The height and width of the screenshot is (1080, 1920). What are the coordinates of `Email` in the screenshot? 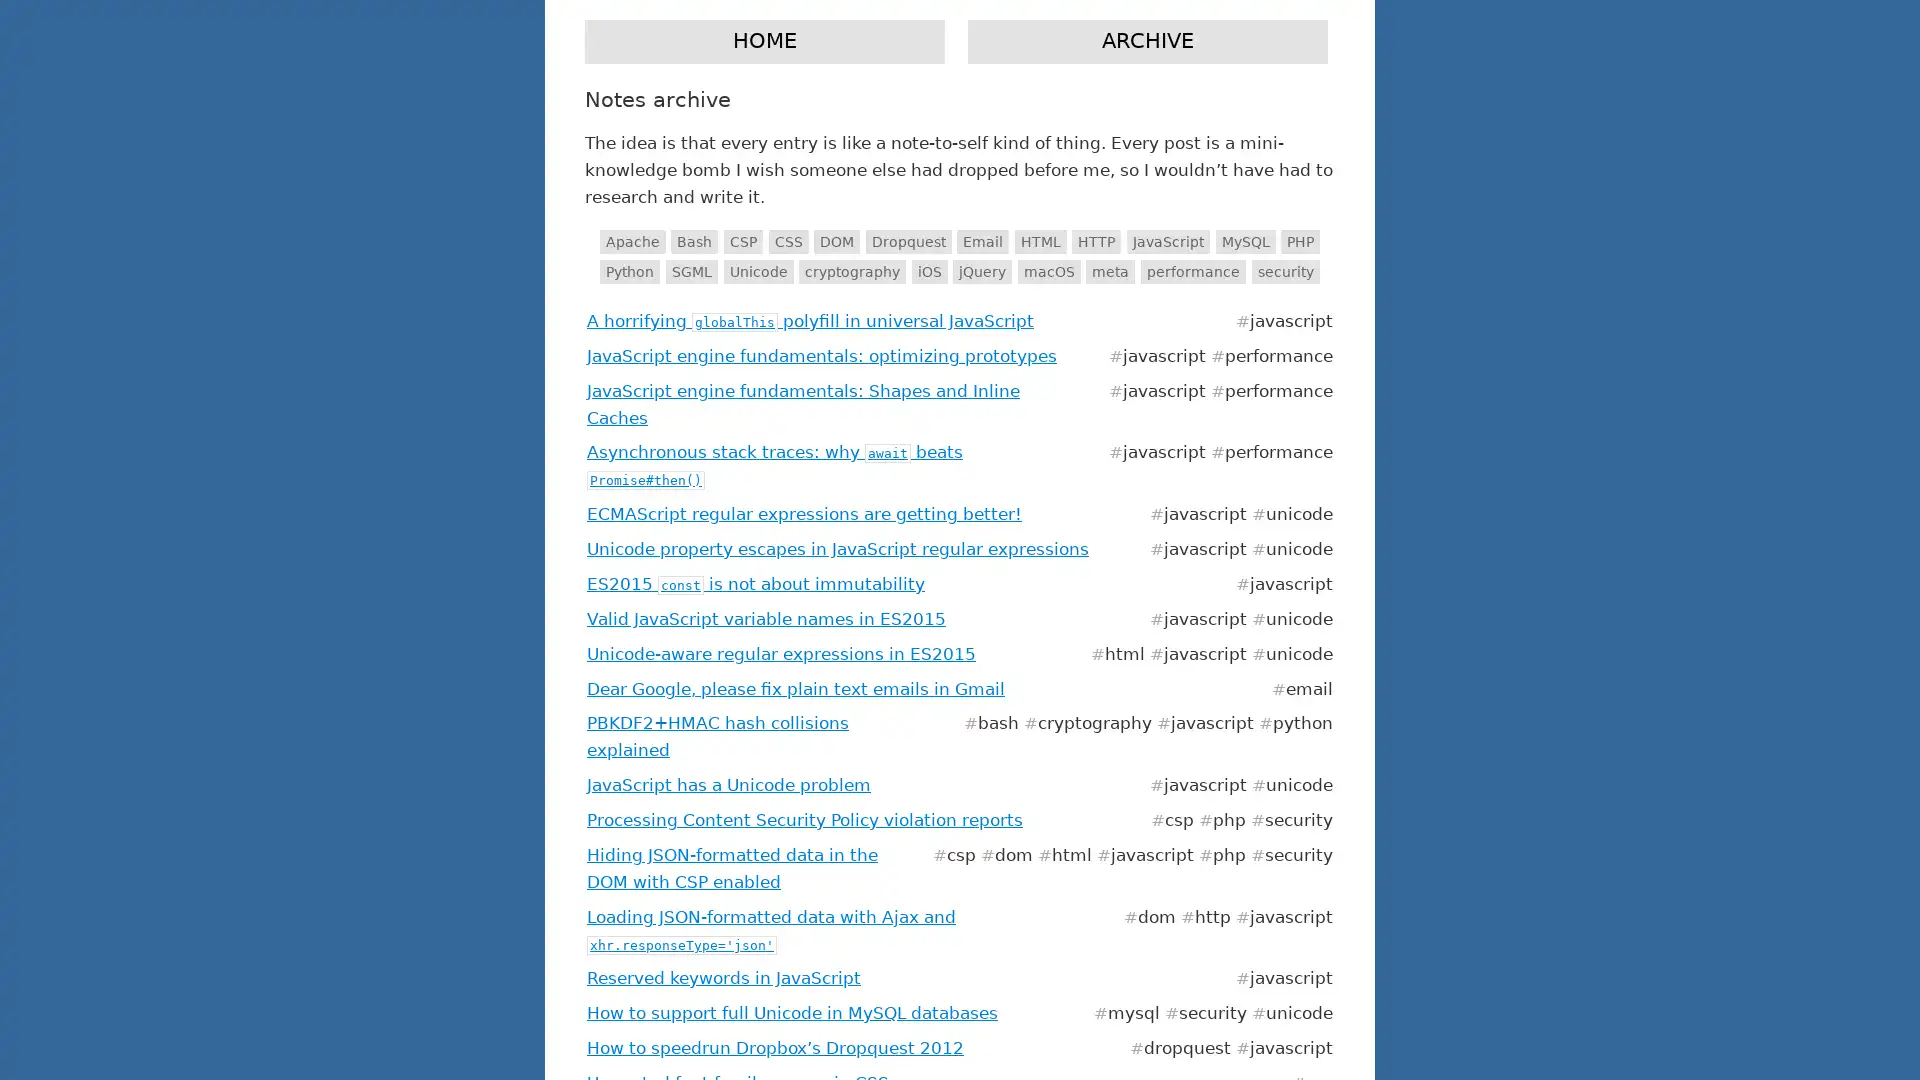 It's located at (983, 241).